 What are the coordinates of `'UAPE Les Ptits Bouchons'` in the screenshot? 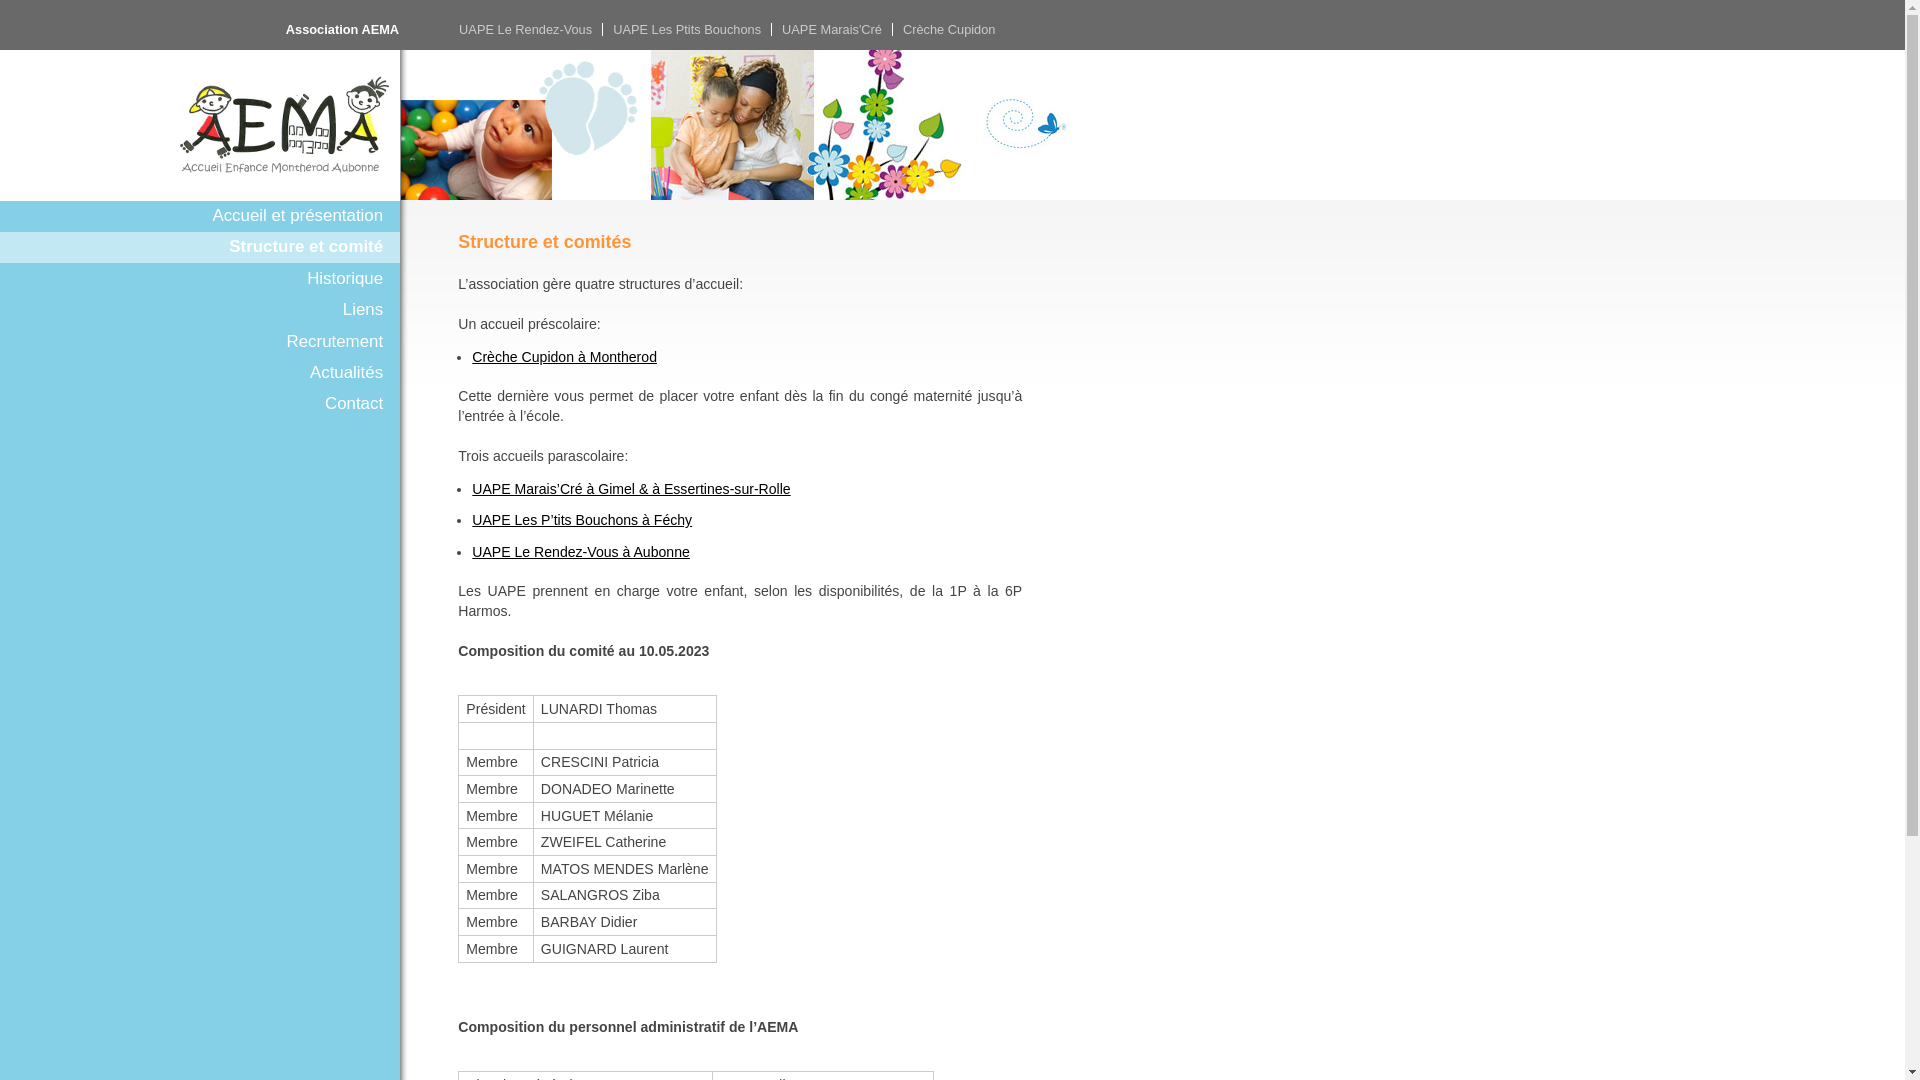 It's located at (612, 29).